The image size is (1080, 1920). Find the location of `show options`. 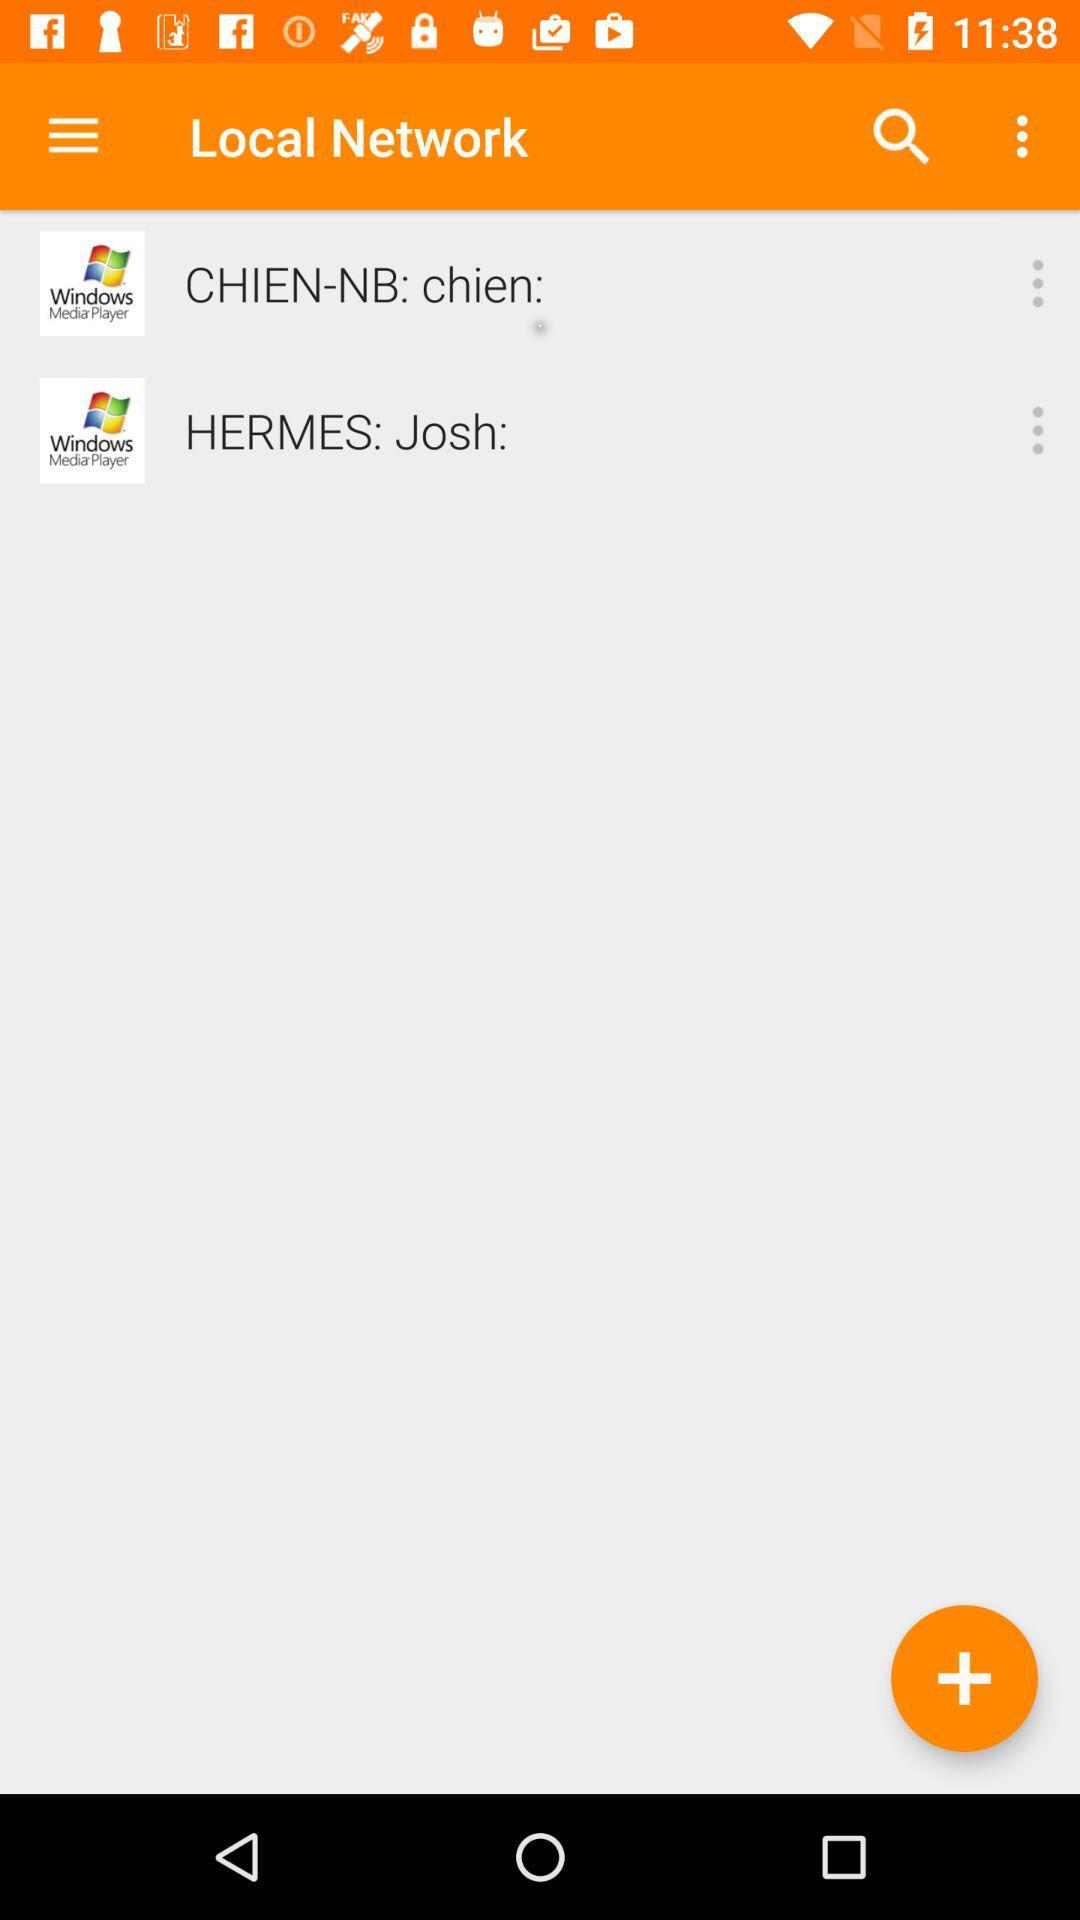

show options is located at coordinates (1036, 282).